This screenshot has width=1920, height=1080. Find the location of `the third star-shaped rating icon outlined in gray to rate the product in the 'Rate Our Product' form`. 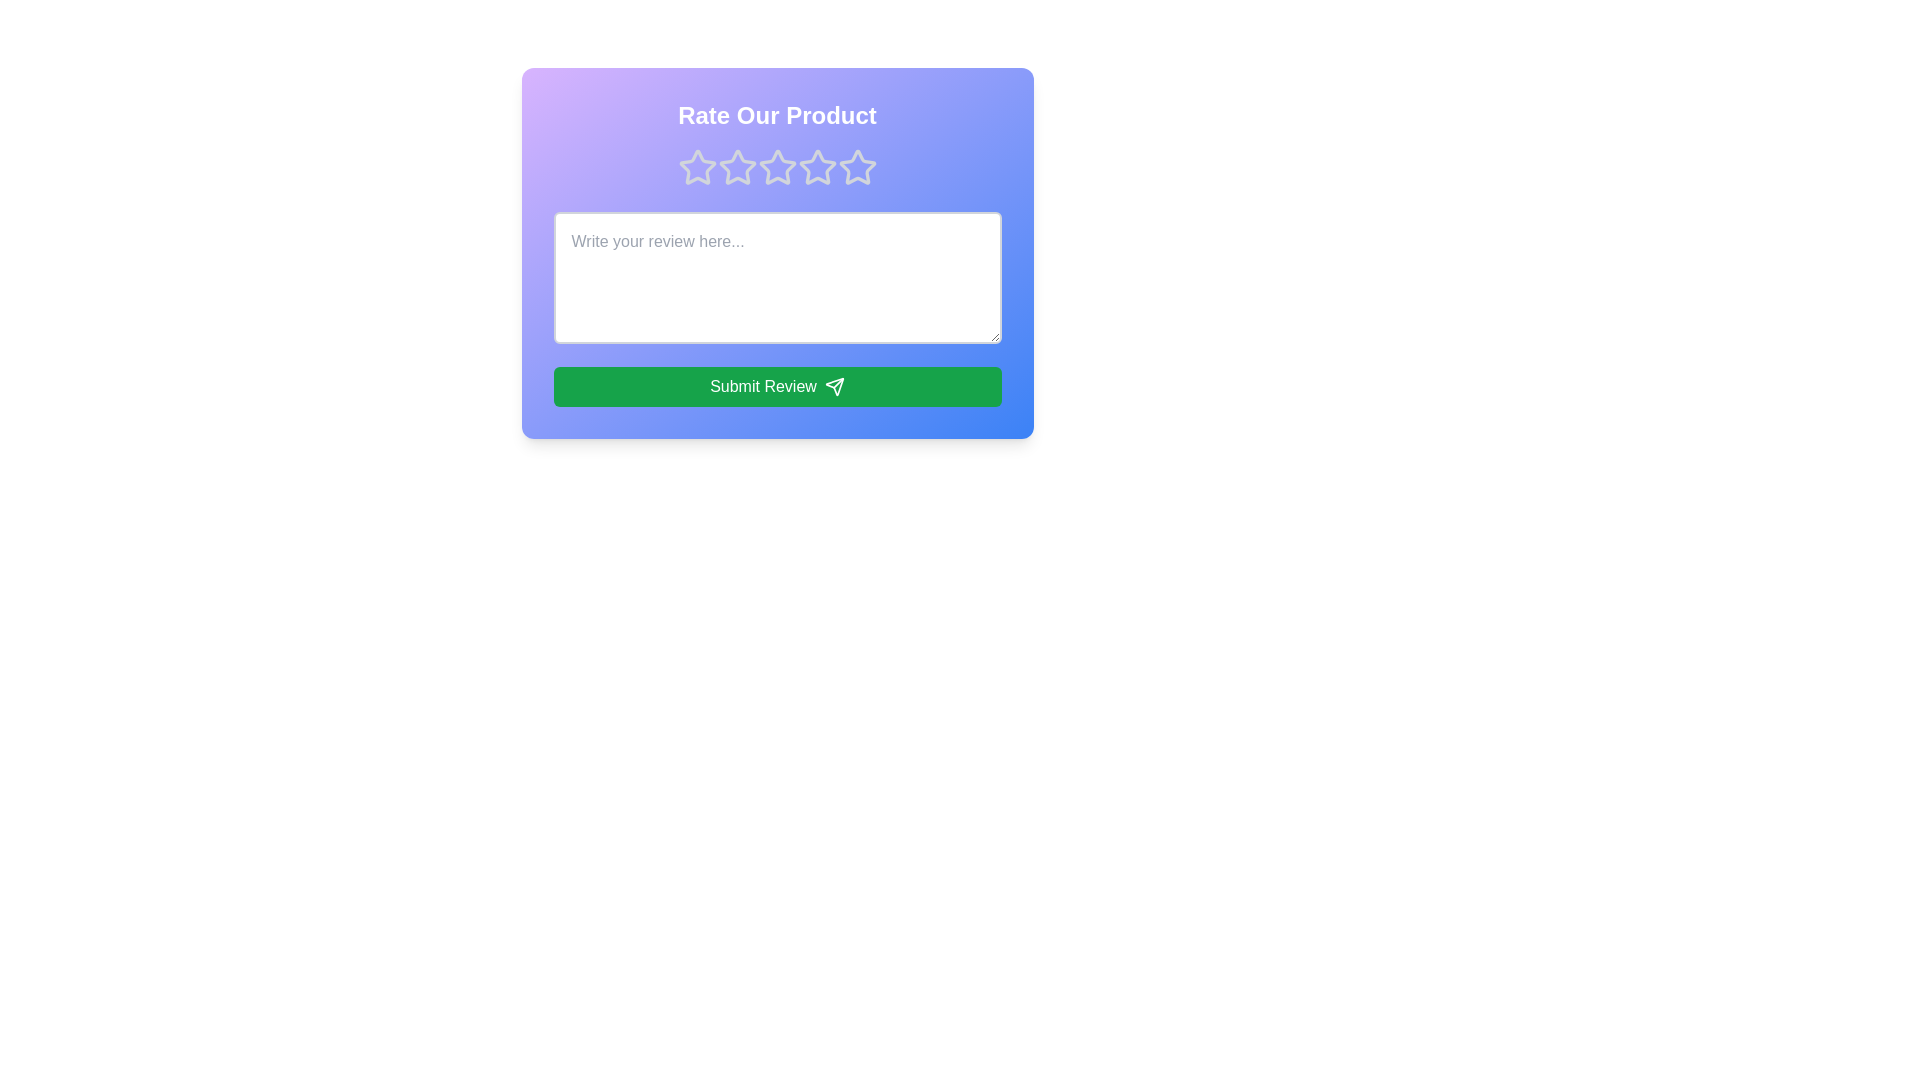

the third star-shaped rating icon outlined in gray to rate the product in the 'Rate Our Product' form is located at coordinates (817, 167).